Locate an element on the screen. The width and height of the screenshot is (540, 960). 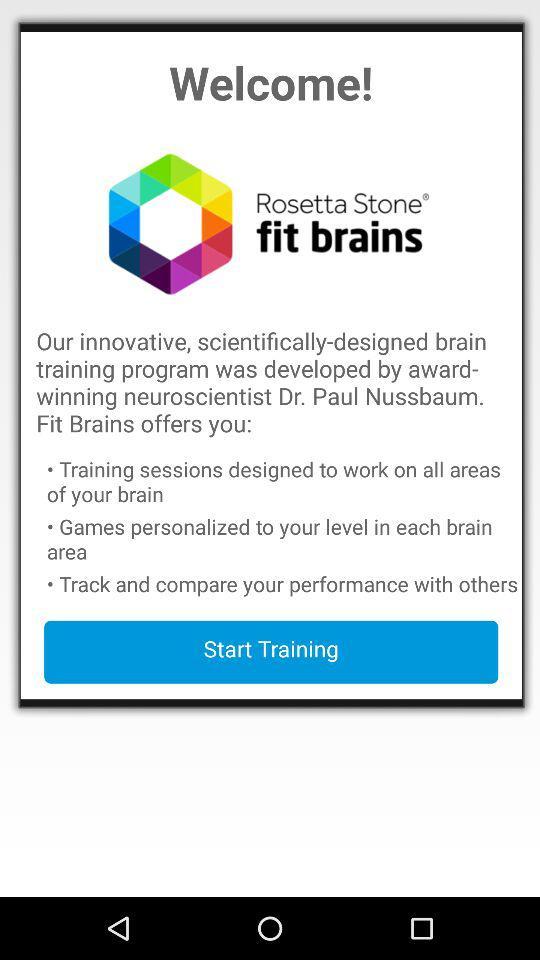
icon at the bottom is located at coordinates (270, 651).